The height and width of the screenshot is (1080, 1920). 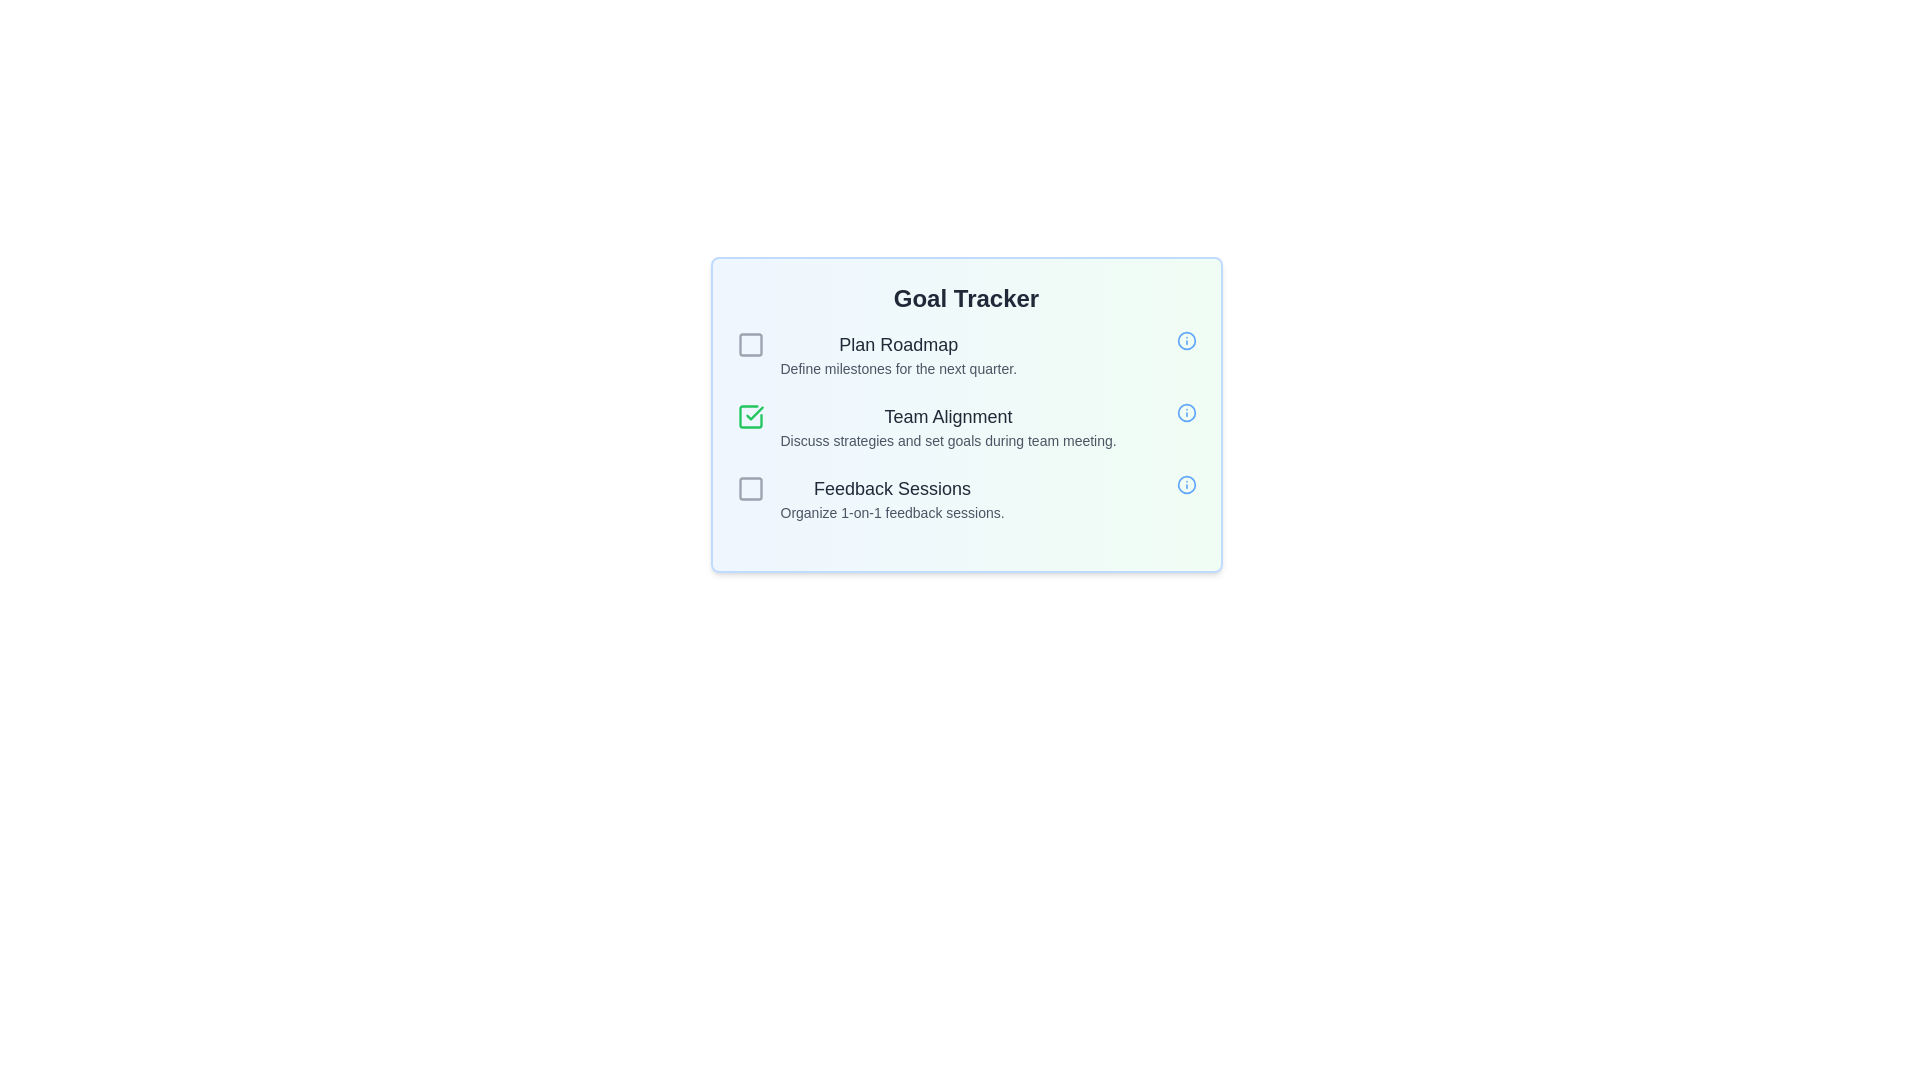 What do you see at coordinates (749, 343) in the screenshot?
I see `the checkbox icon located to the left of the 'Plan Roadmap' text in the checklist, which allows users to mark or unmark the task` at bounding box center [749, 343].